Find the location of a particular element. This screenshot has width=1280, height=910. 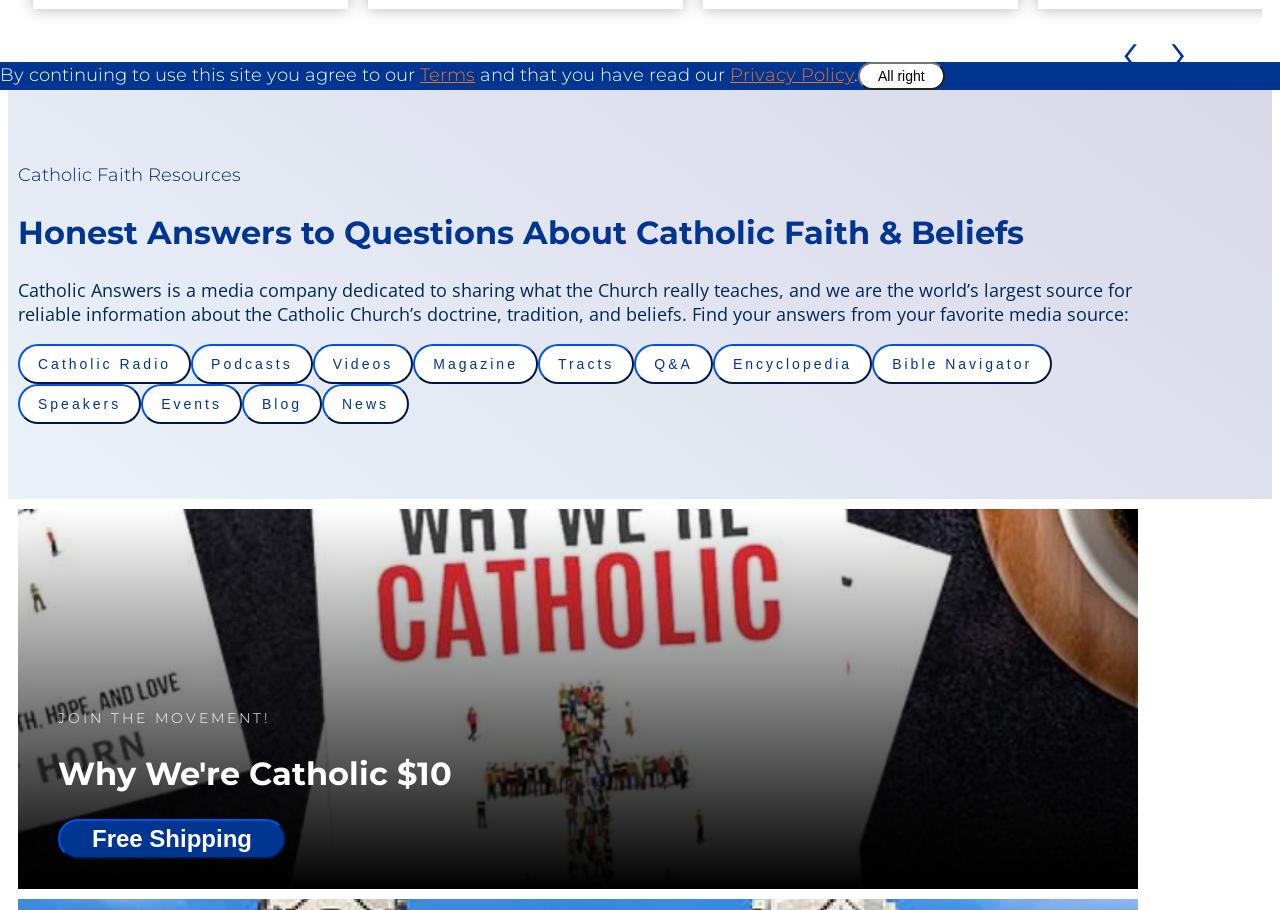

'Why We're Catholic $10' is located at coordinates (253, 772).